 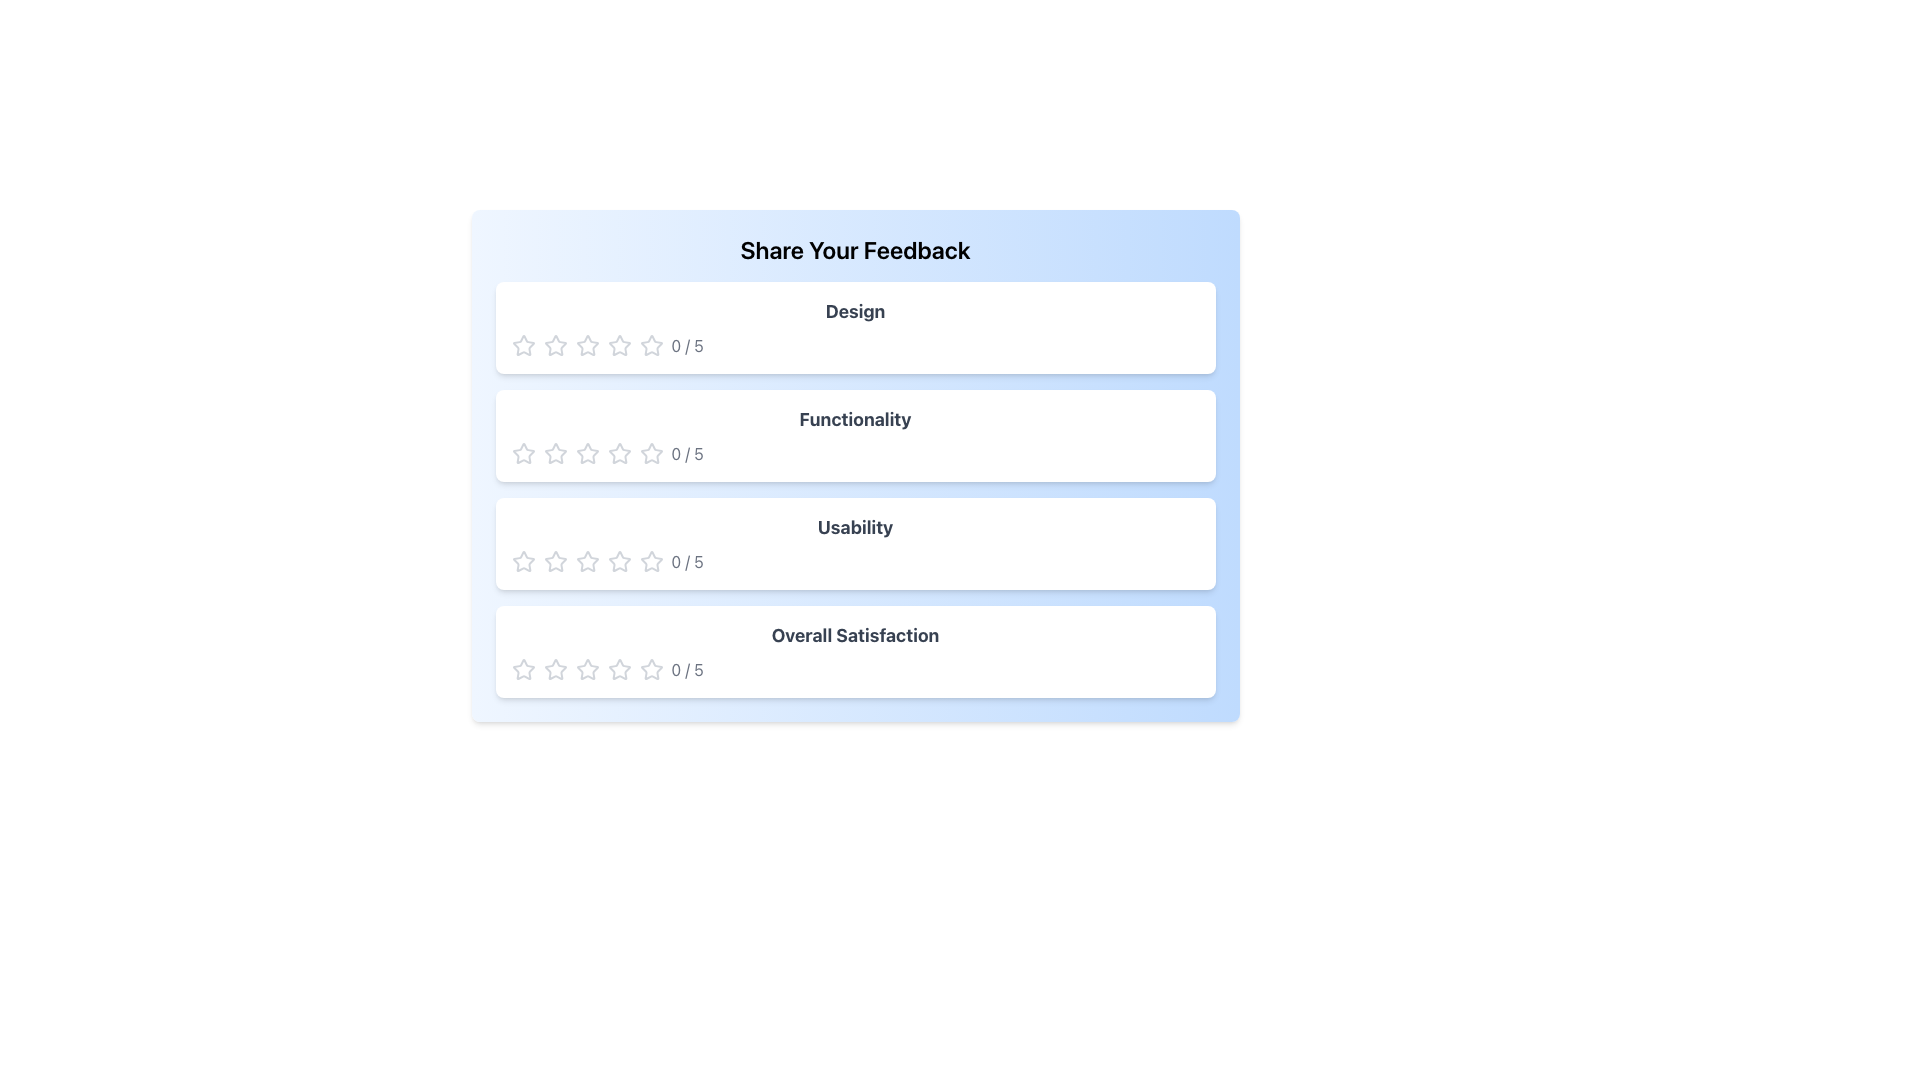 What do you see at coordinates (586, 345) in the screenshot?
I see `the third star icon in the 'Design' feedback section of the rating system` at bounding box center [586, 345].